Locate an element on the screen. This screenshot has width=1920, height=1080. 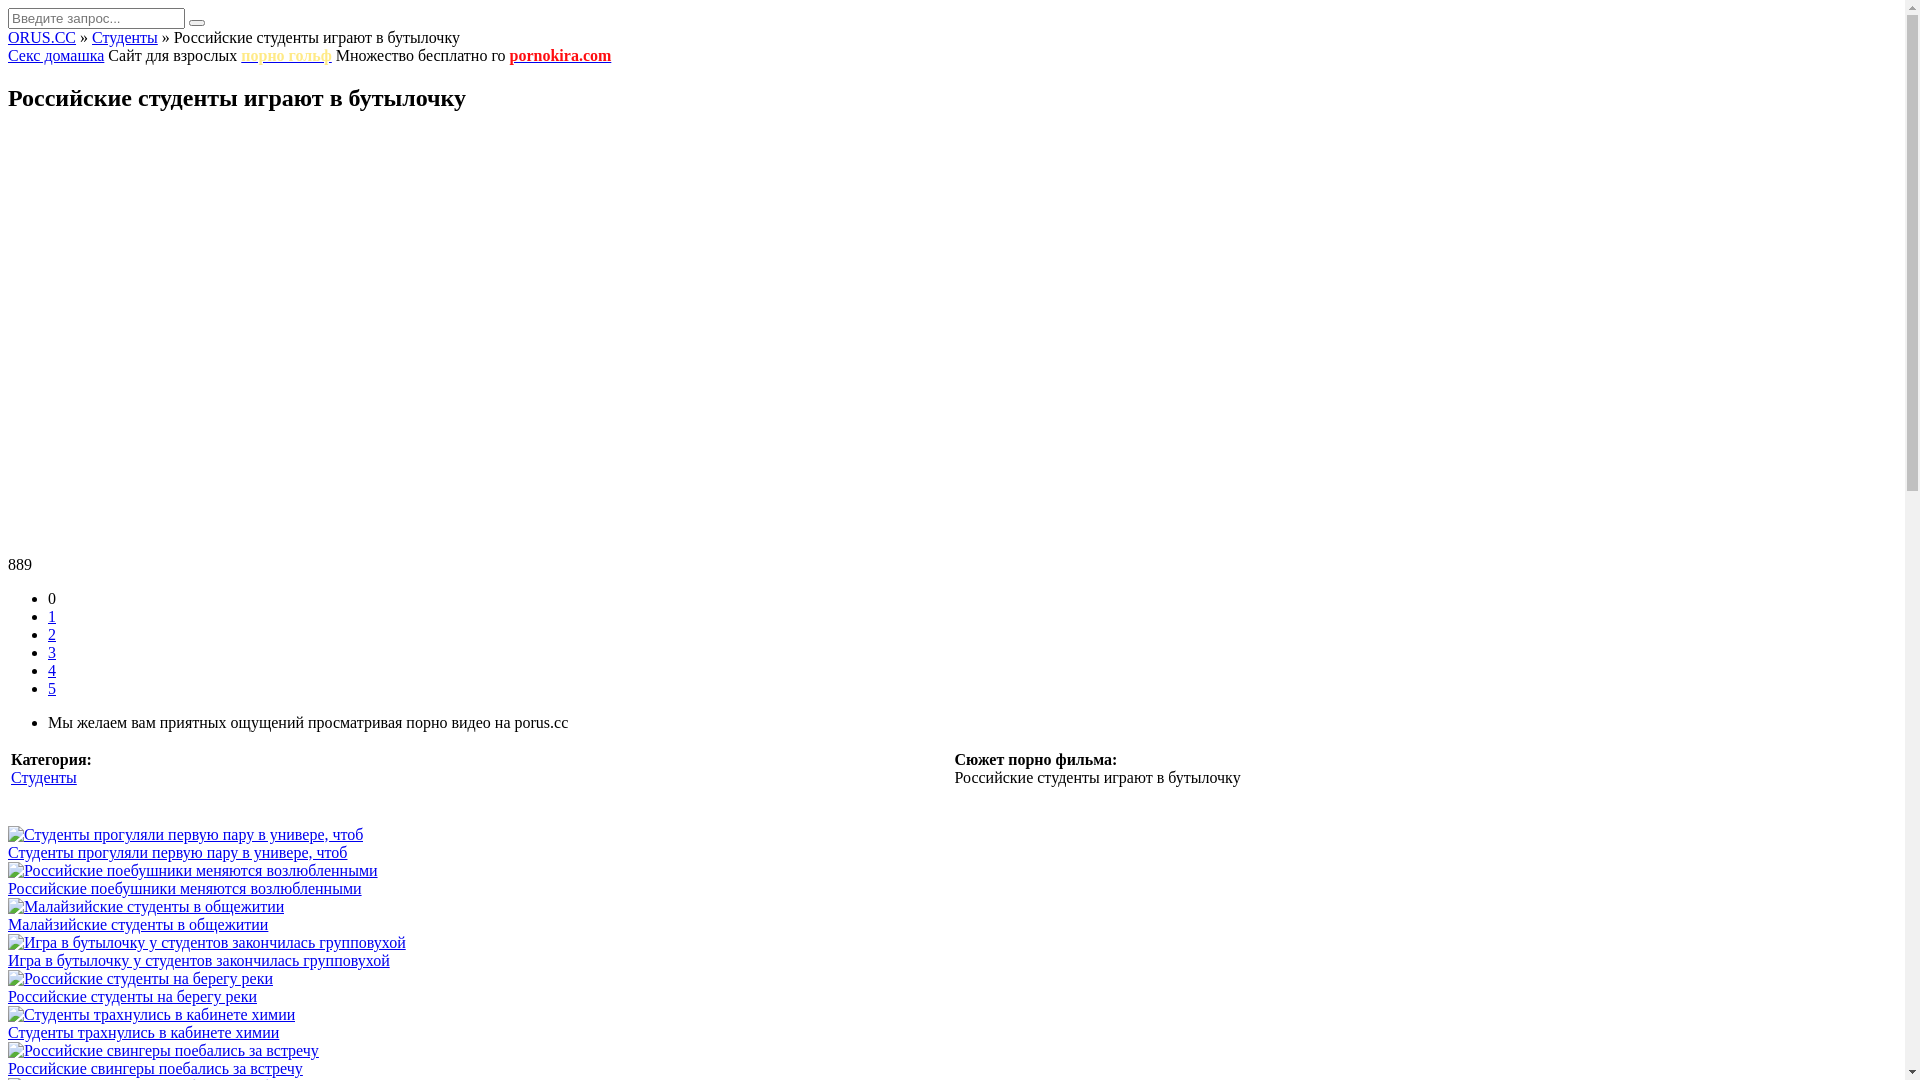
'3' is located at coordinates (52, 652).